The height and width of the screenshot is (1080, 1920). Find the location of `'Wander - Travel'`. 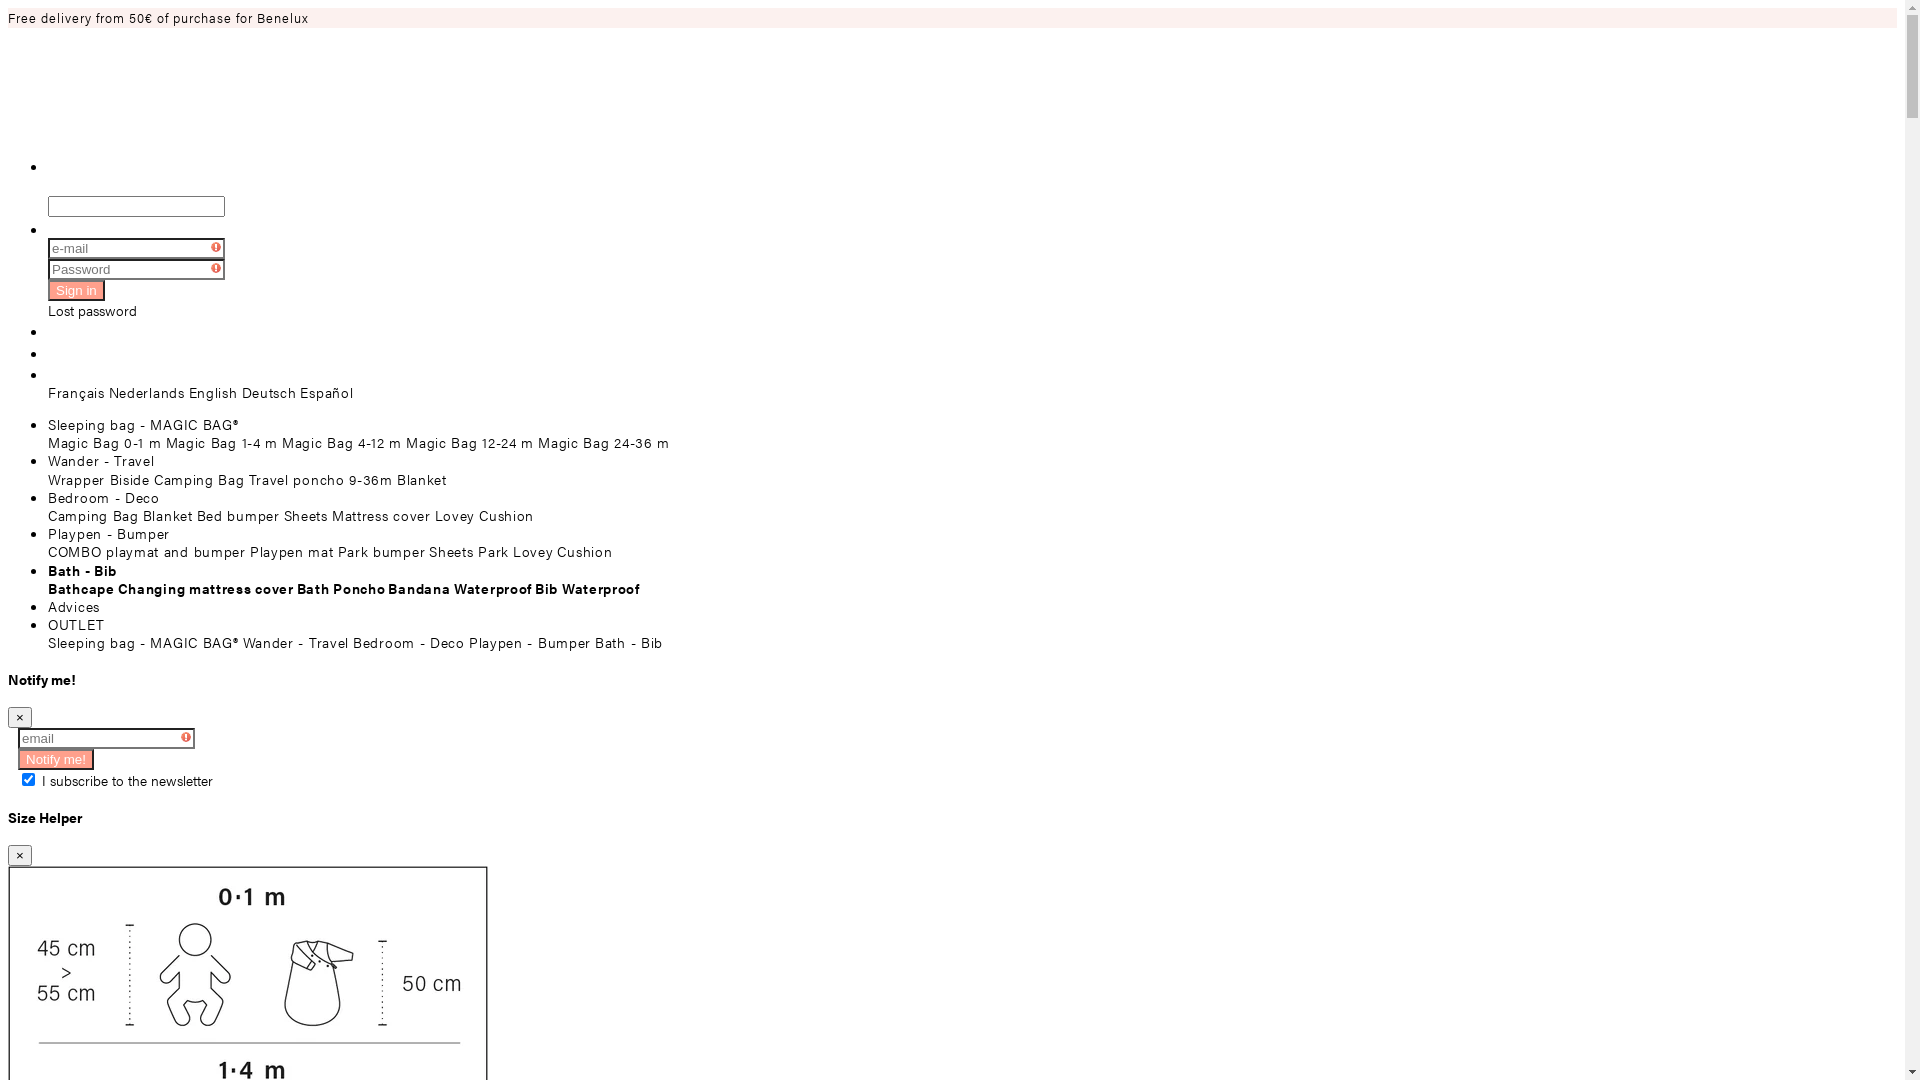

'Wander - Travel' is located at coordinates (294, 641).